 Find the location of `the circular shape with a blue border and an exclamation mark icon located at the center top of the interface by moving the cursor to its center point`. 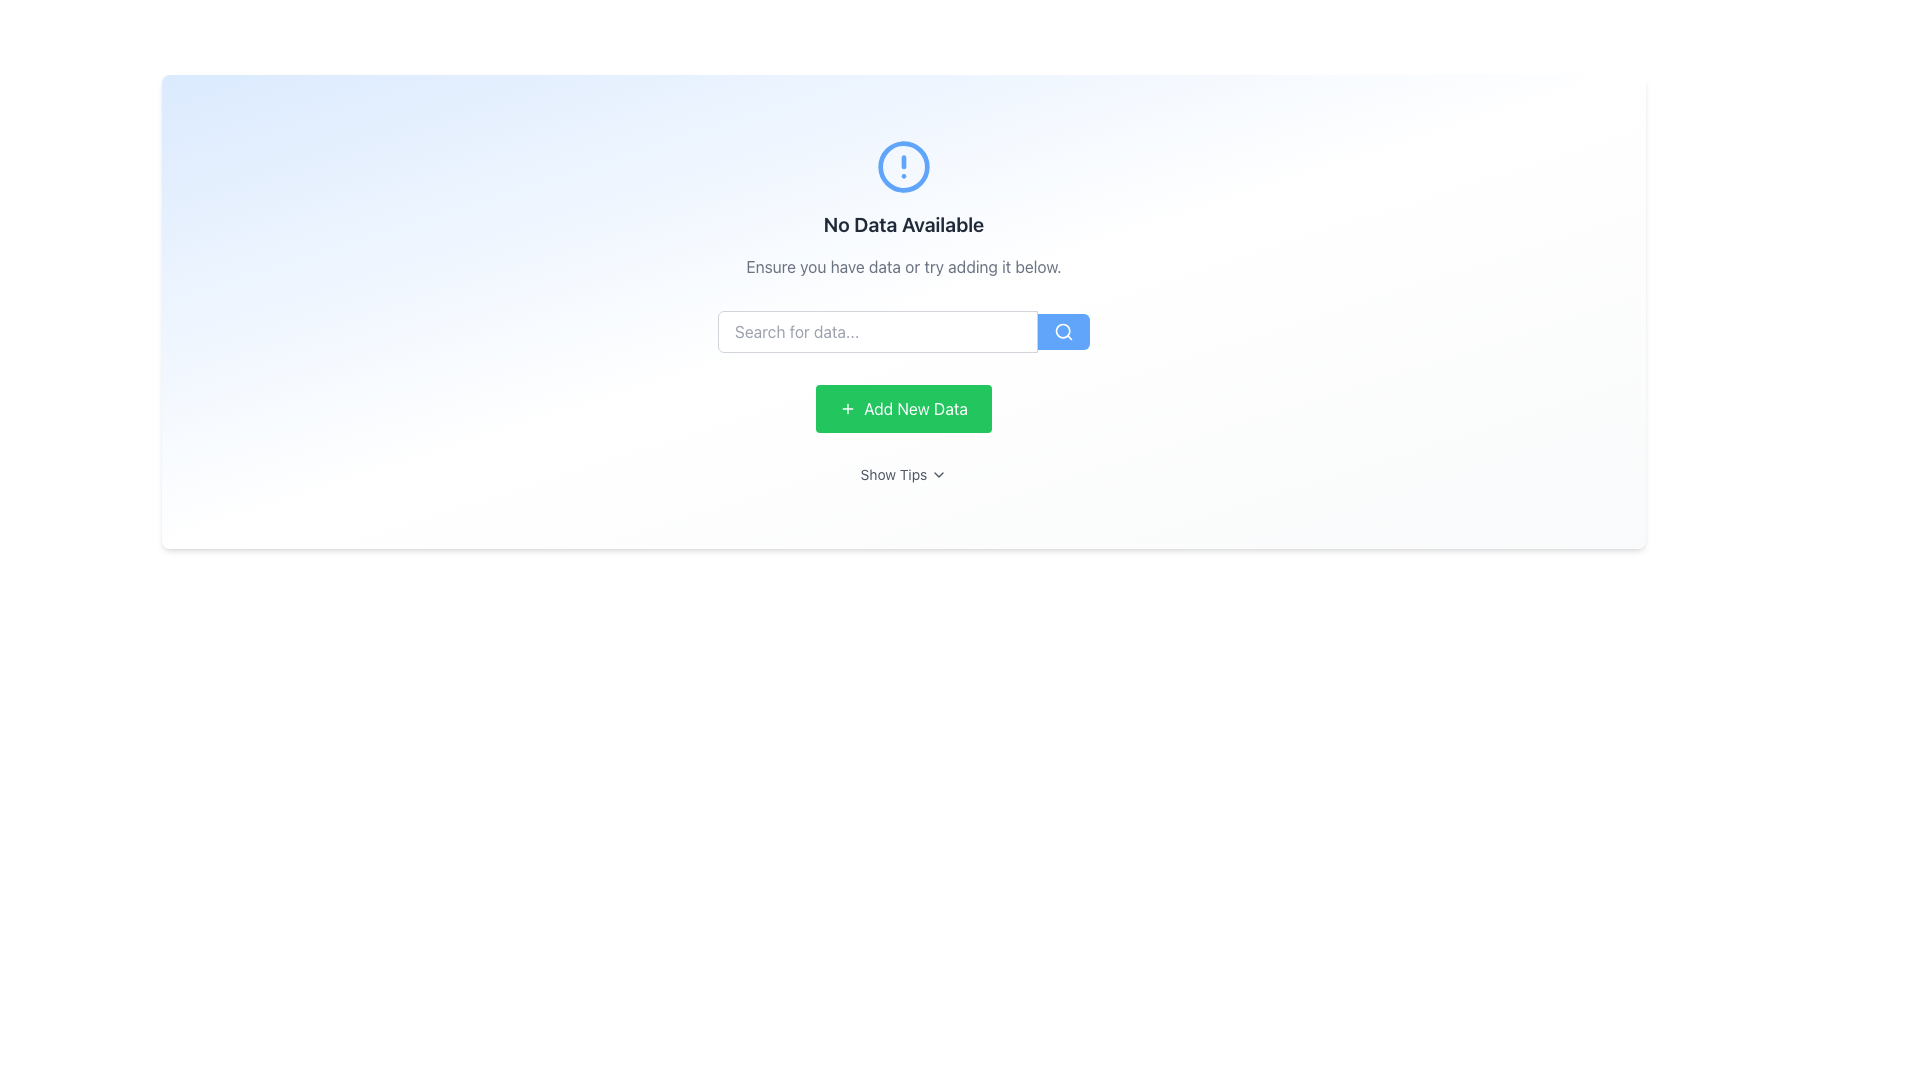

the circular shape with a blue border and an exclamation mark icon located at the center top of the interface by moving the cursor to its center point is located at coordinates (902, 165).